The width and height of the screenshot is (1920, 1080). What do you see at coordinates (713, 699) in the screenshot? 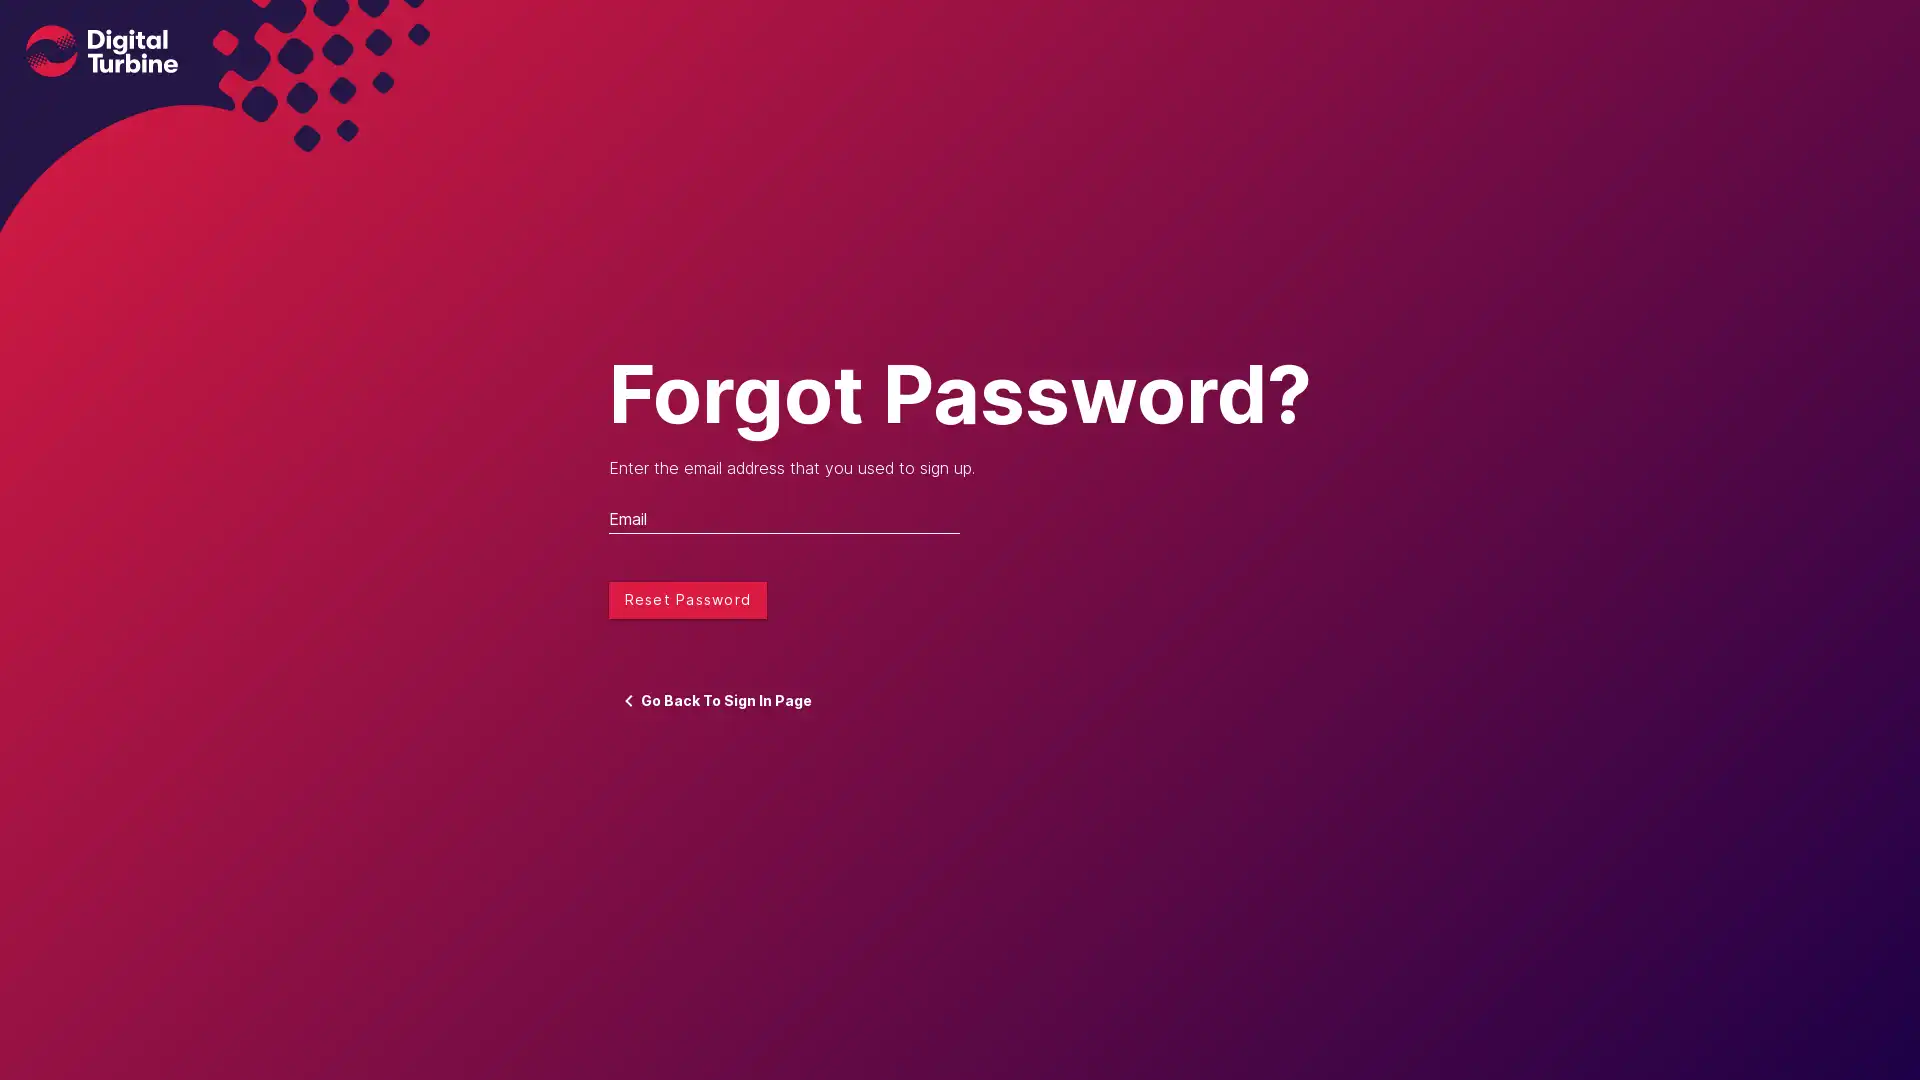
I see `Go Back To Sign In Page` at bounding box center [713, 699].